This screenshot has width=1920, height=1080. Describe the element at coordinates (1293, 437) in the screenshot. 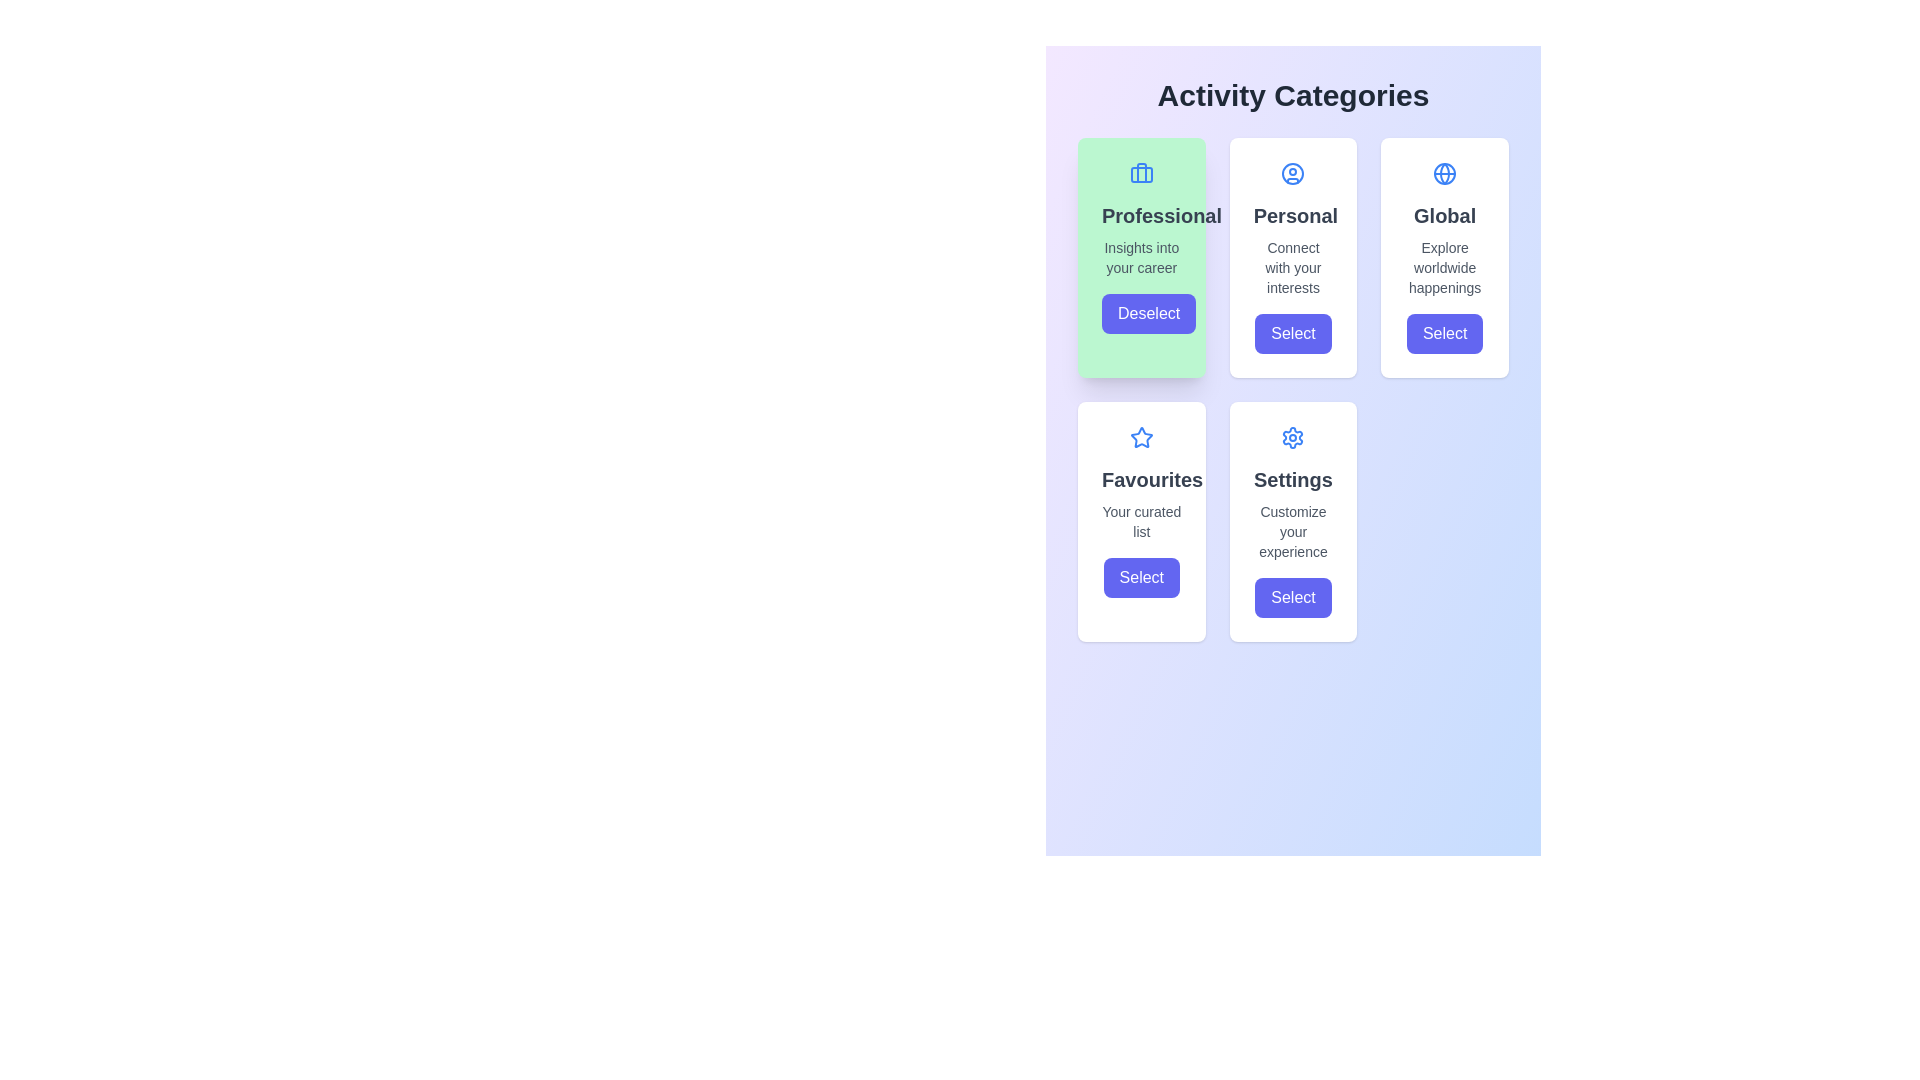

I see `the blue gear-like icon representing settings, located at the top center of the card labeled 'Settings'` at that location.